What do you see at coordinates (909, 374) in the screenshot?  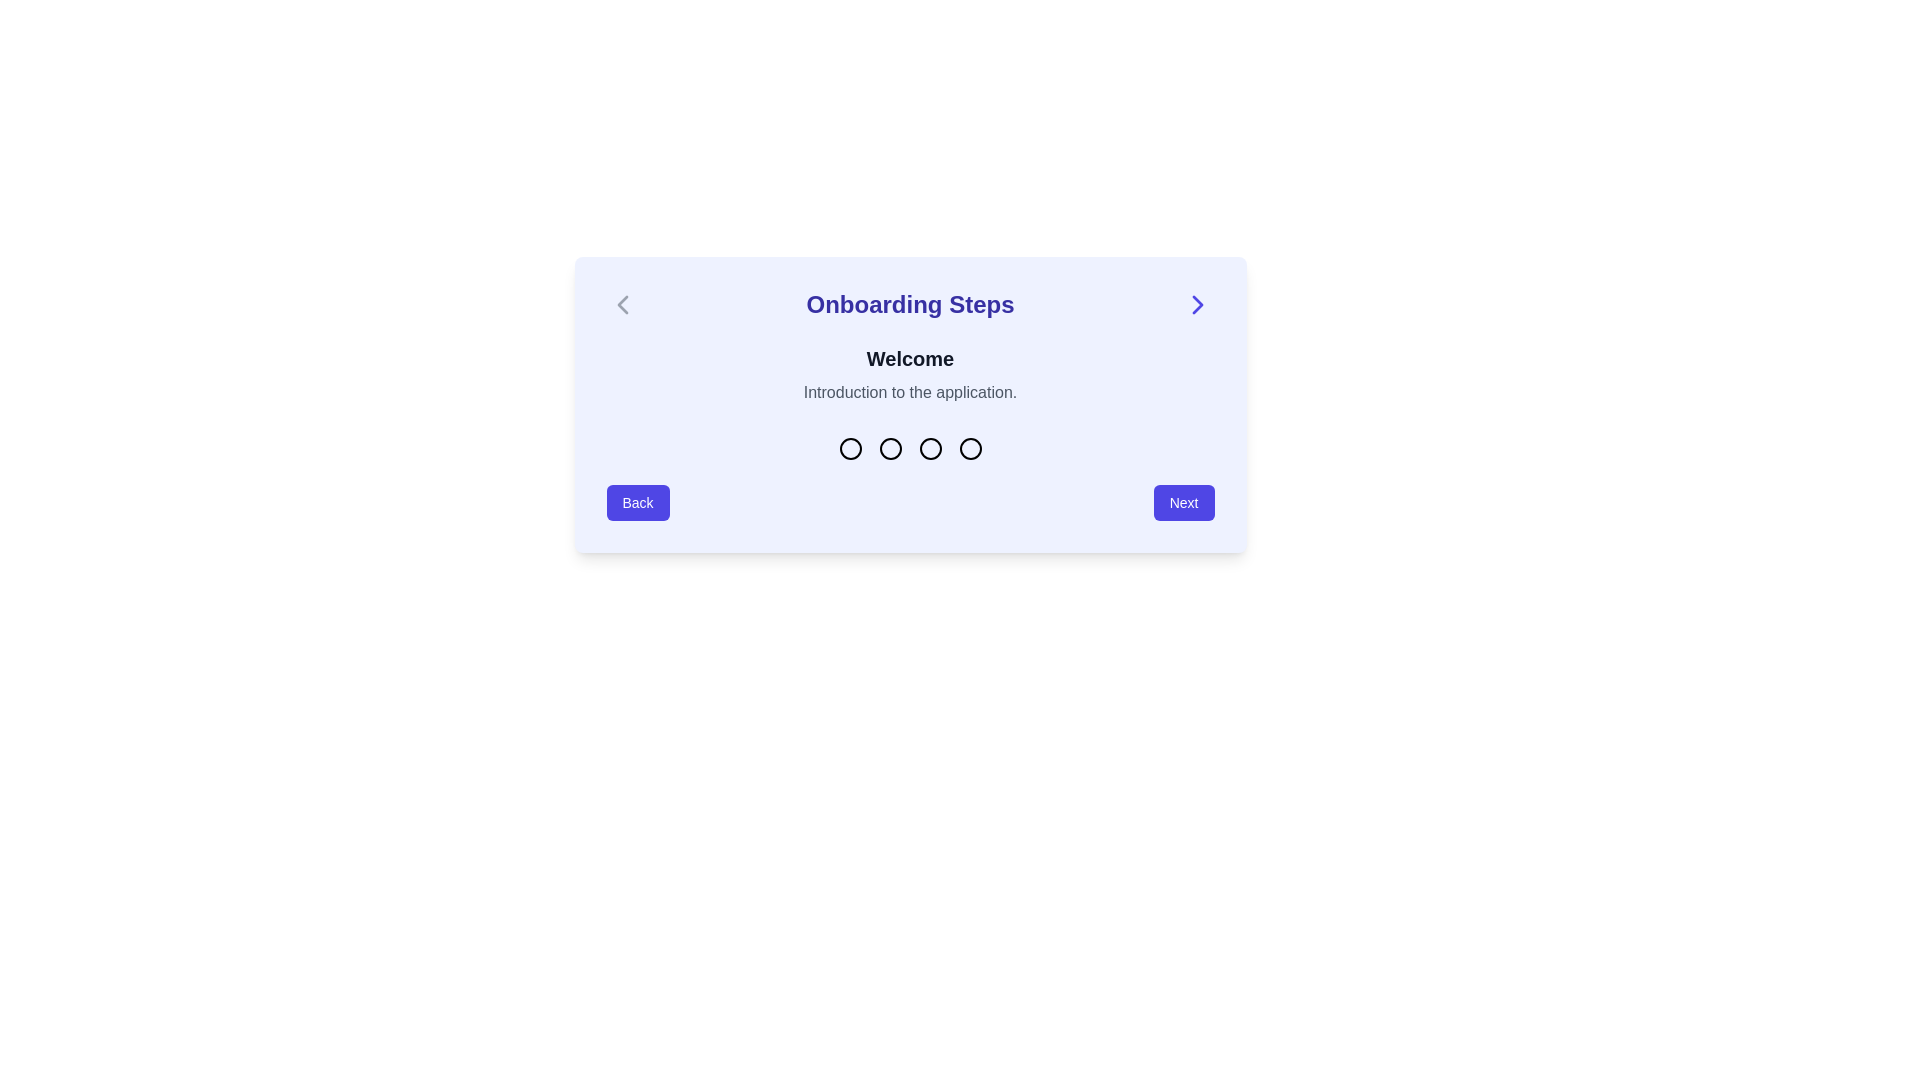 I see `the Static Text Area containing the text 'Welcome' and 'Introduction to the application.' which is centrally aligned in the dialog box titled 'Onboarding Steps.'` at bounding box center [909, 374].